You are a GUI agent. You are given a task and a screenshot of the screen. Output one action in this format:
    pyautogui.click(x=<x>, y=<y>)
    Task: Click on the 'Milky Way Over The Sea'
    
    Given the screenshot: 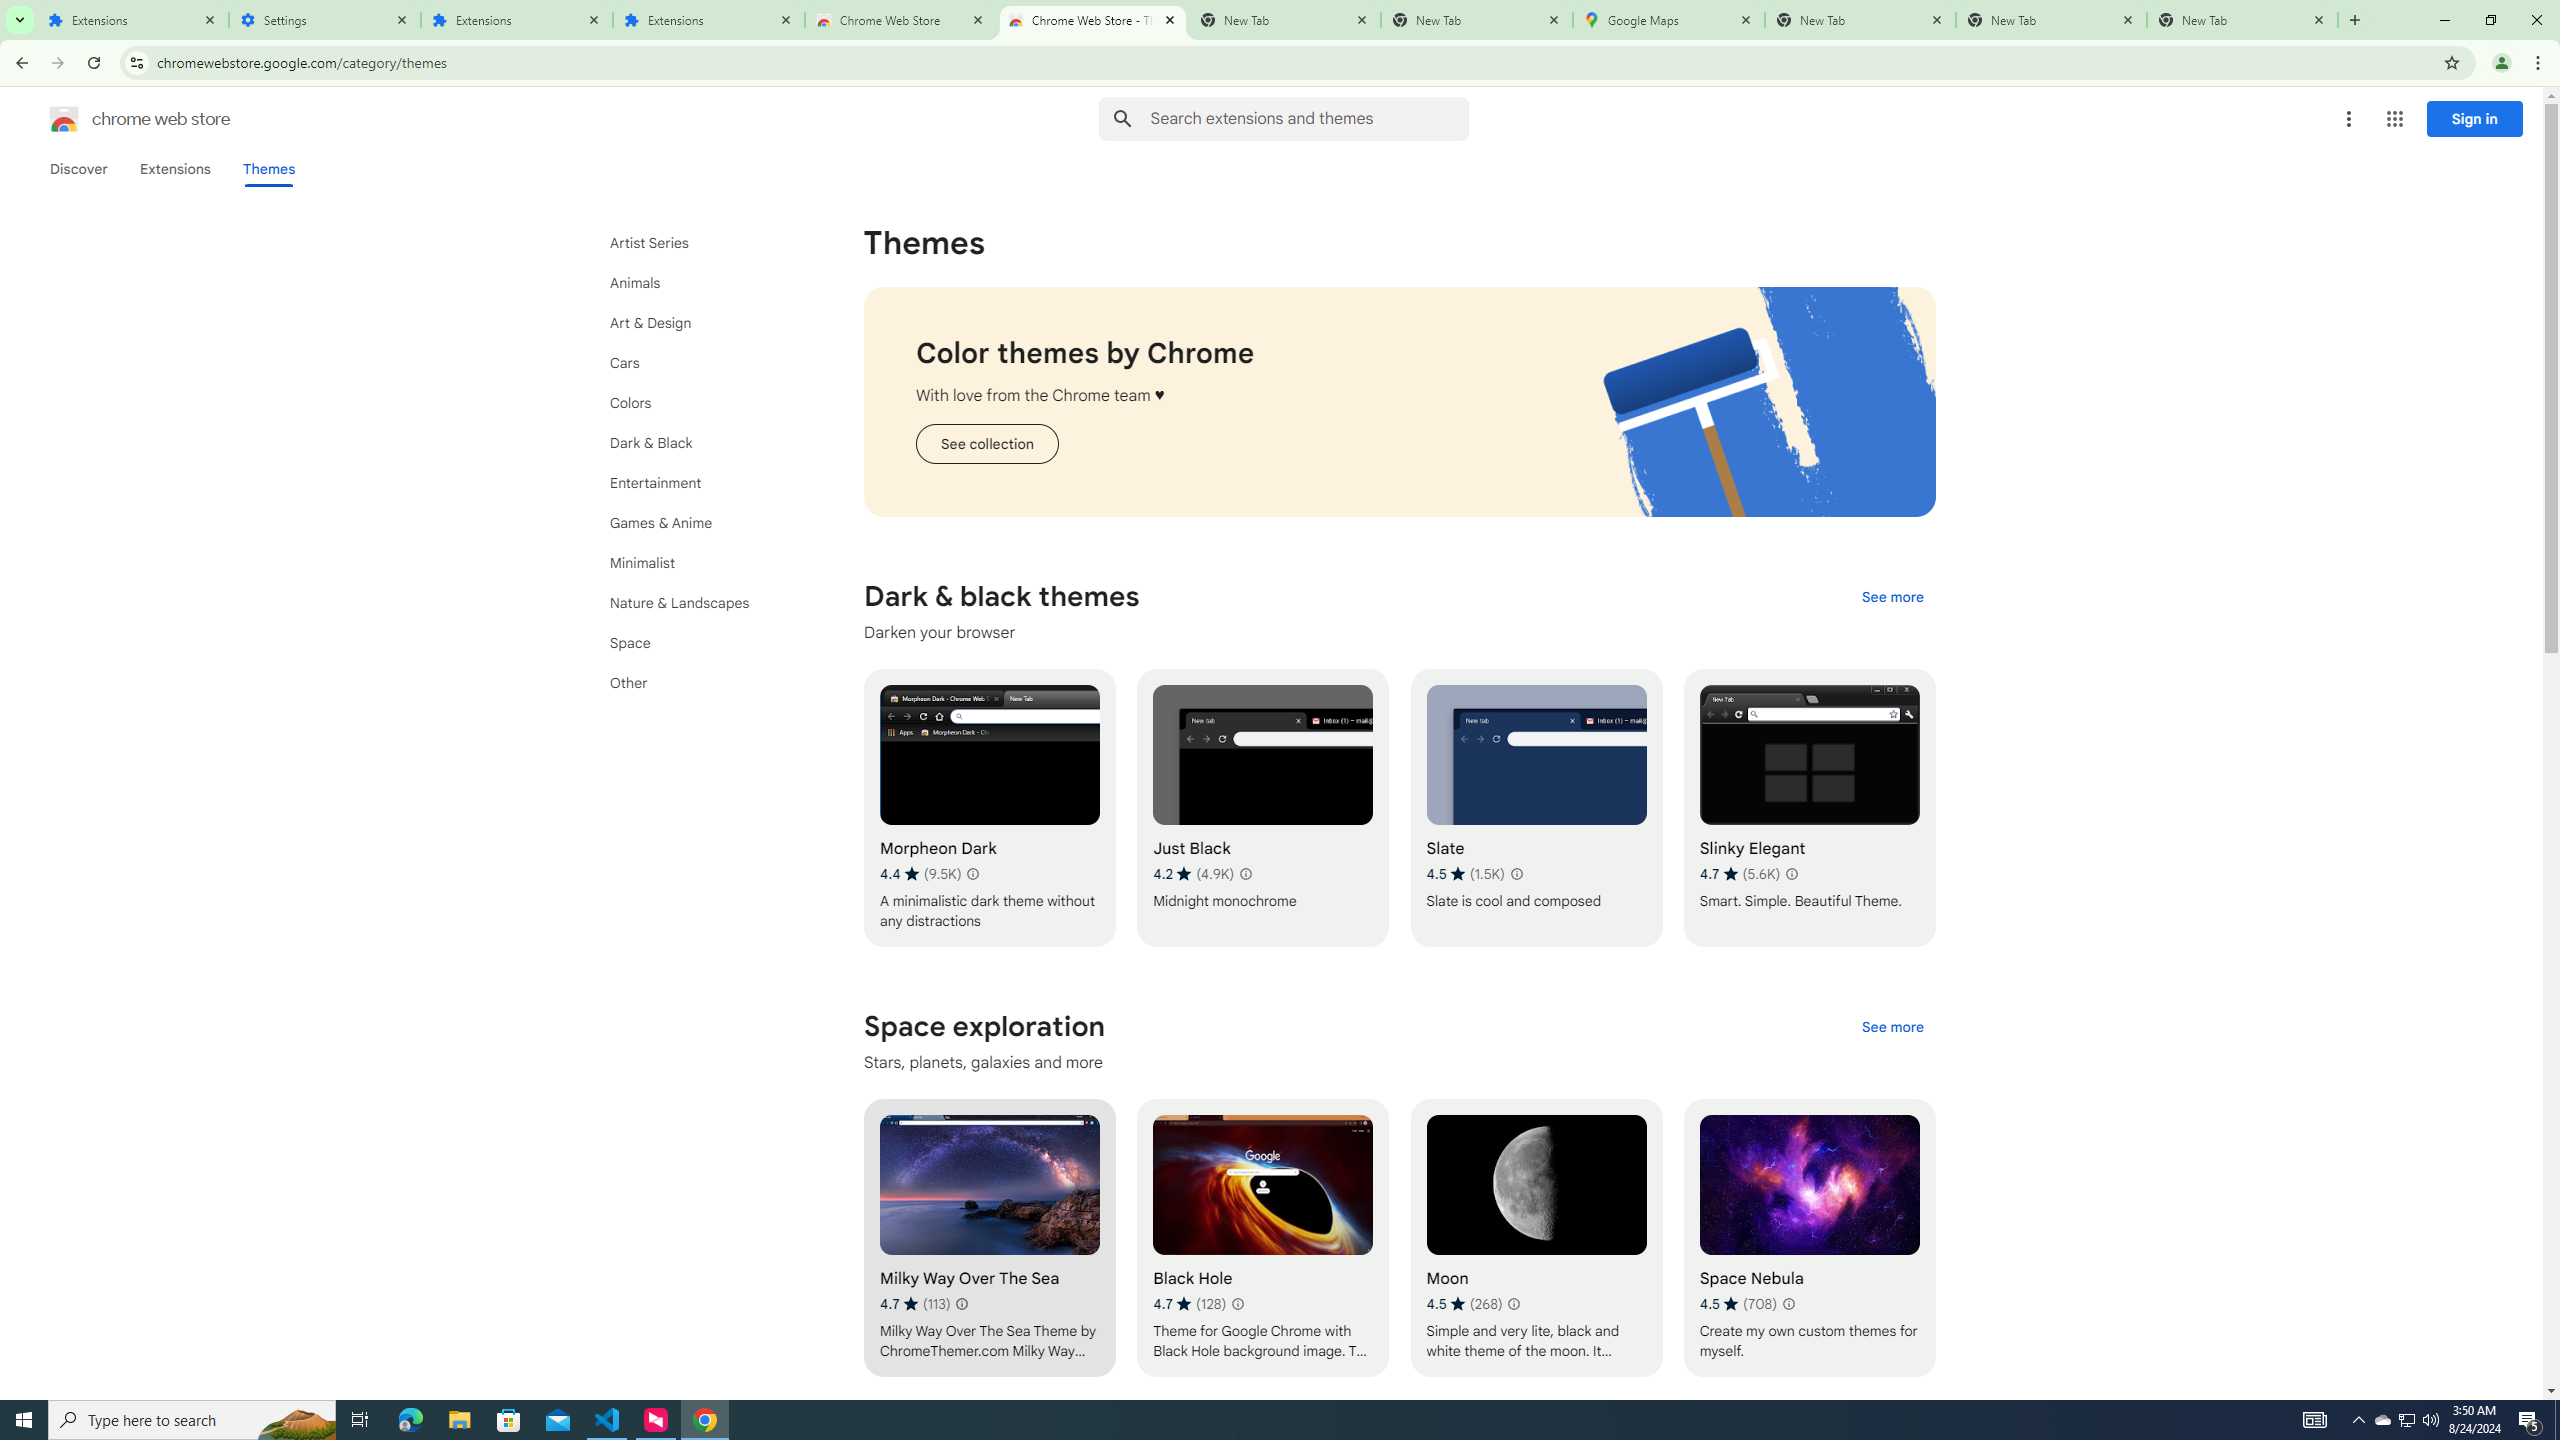 What is the action you would take?
    pyautogui.click(x=988, y=1237)
    